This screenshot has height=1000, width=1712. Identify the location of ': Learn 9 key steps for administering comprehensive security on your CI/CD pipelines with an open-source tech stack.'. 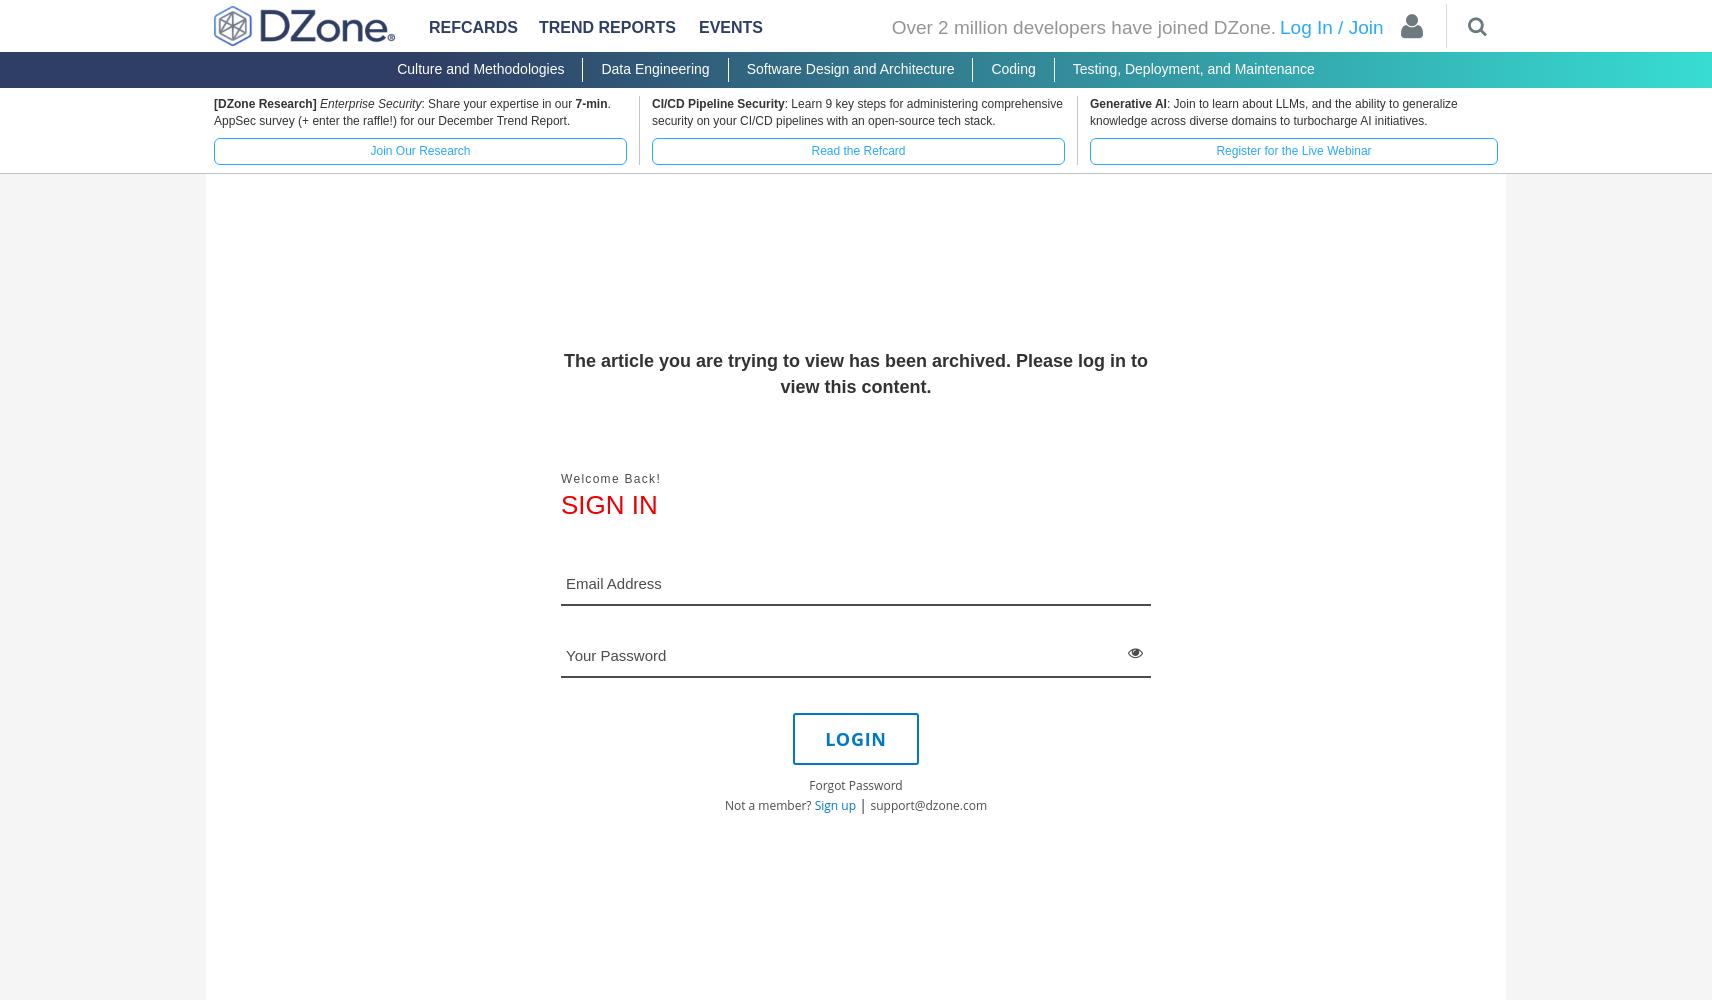
(651, 111).